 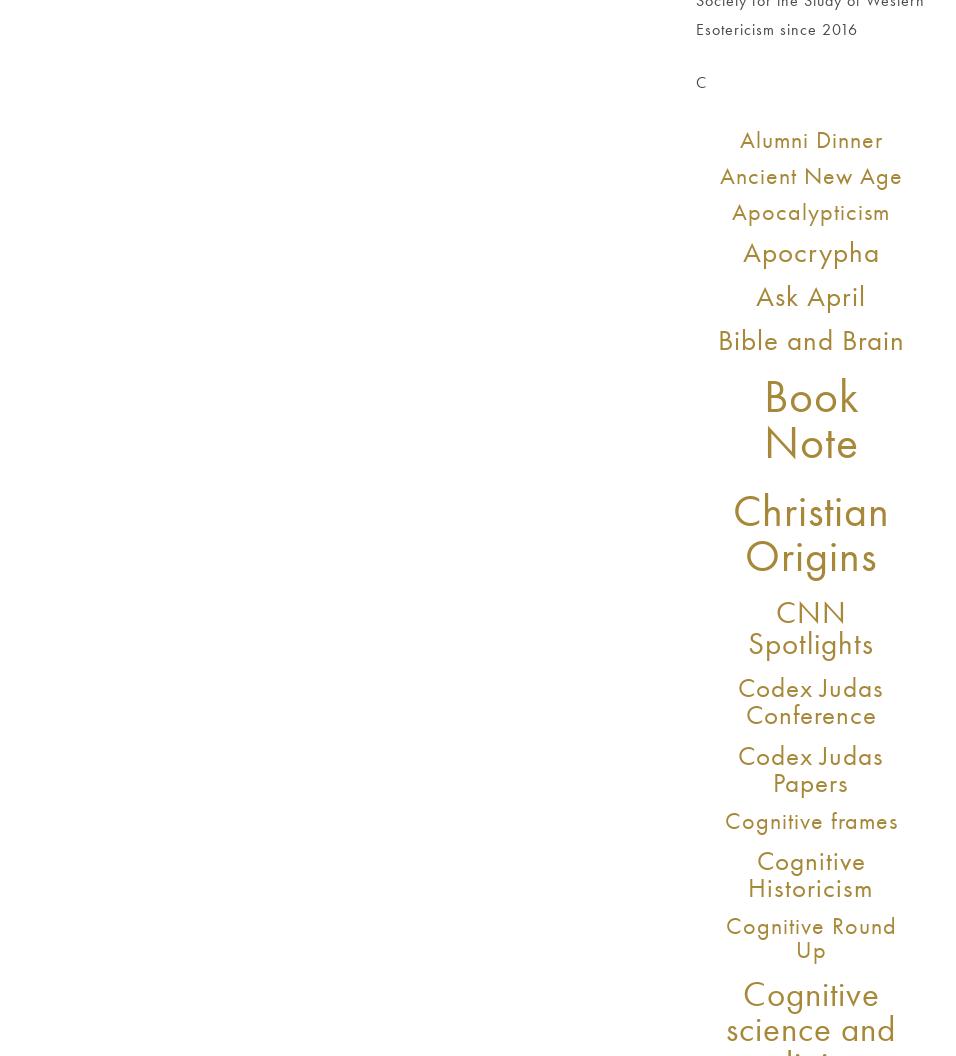 What do you see at coordinates (809, 138) in the screenshot?
I see `'Alumni Dinner'` at bounding box center [809, 138].